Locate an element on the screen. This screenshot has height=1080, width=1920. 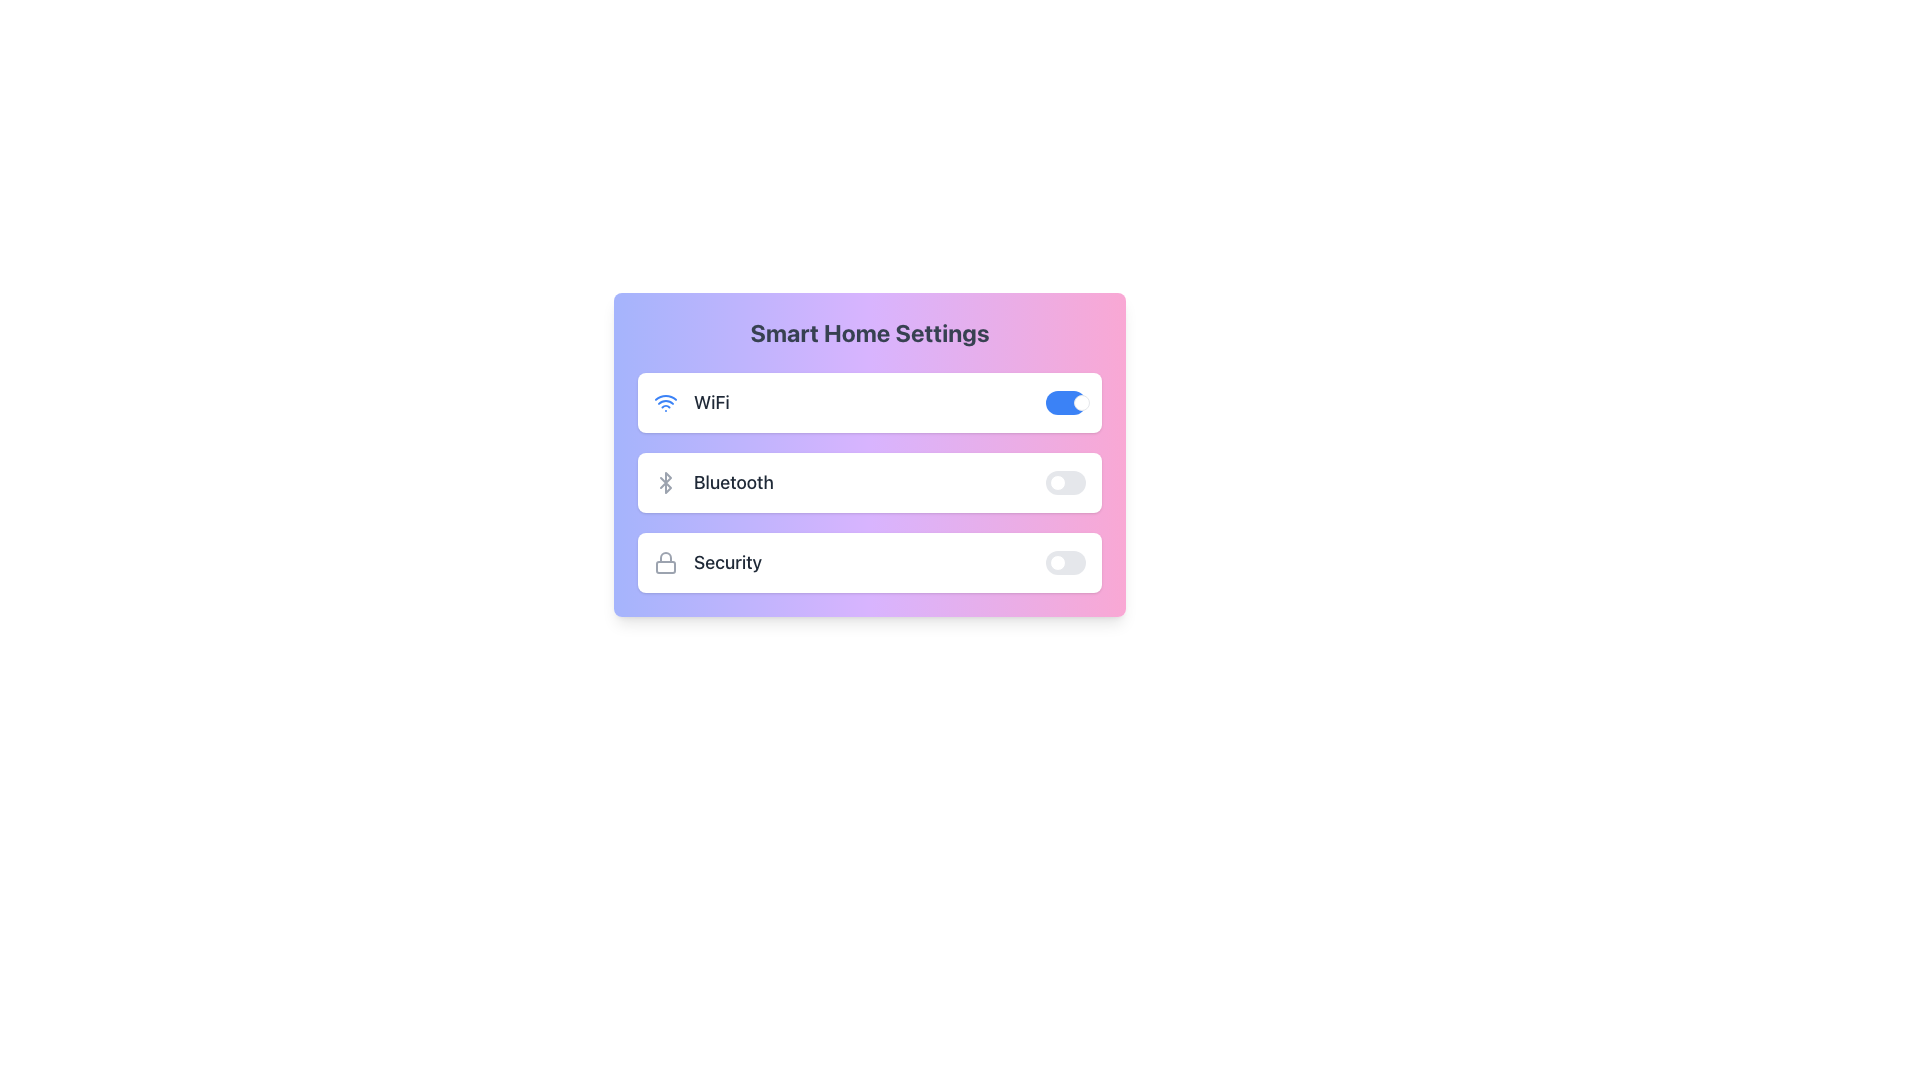
the lock icon element, which is gray and rounded, located to the left of the 'Security' text in the Smart Home Settings interface is located at coordinates (666, 563).